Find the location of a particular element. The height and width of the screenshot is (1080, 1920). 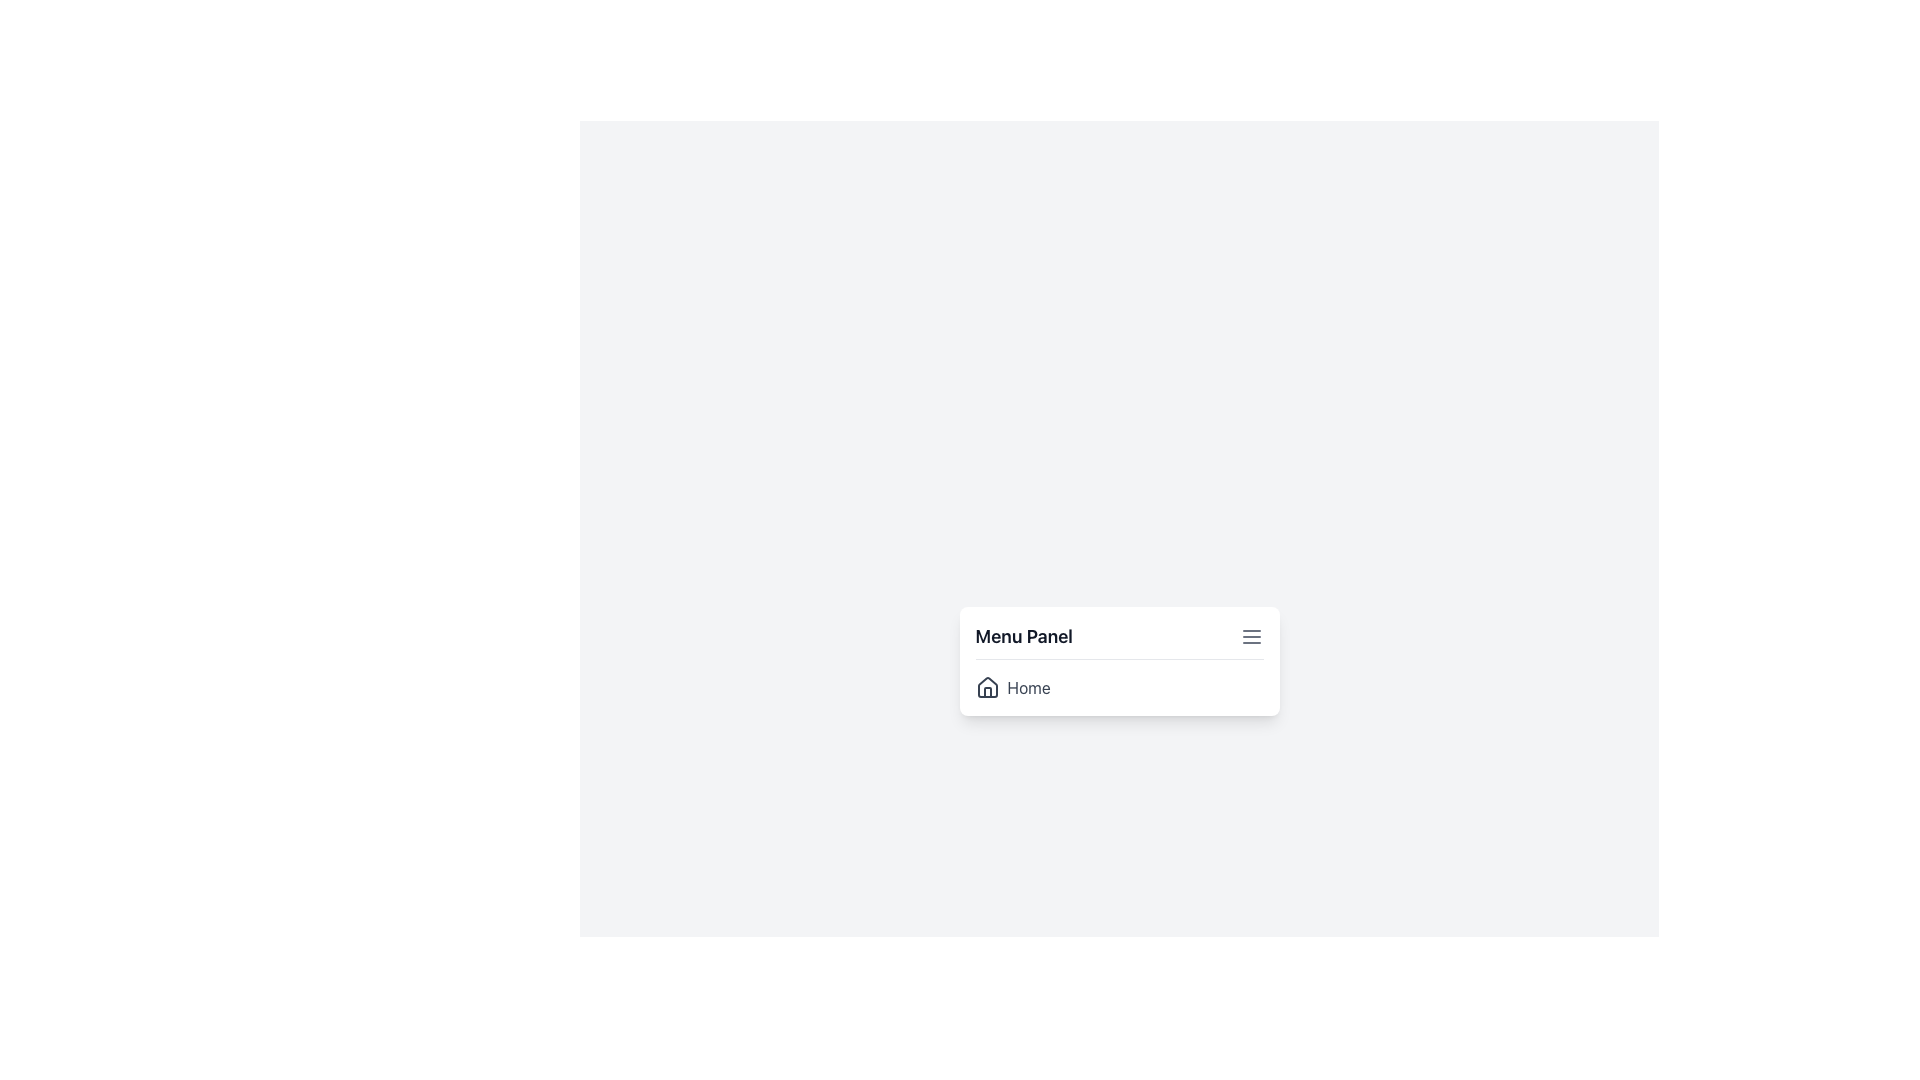

the house icon, which serves as a visual cue for the 'Home' navigation link, positioned to the left of the text 'Home' is located at coordinates (987, 686).